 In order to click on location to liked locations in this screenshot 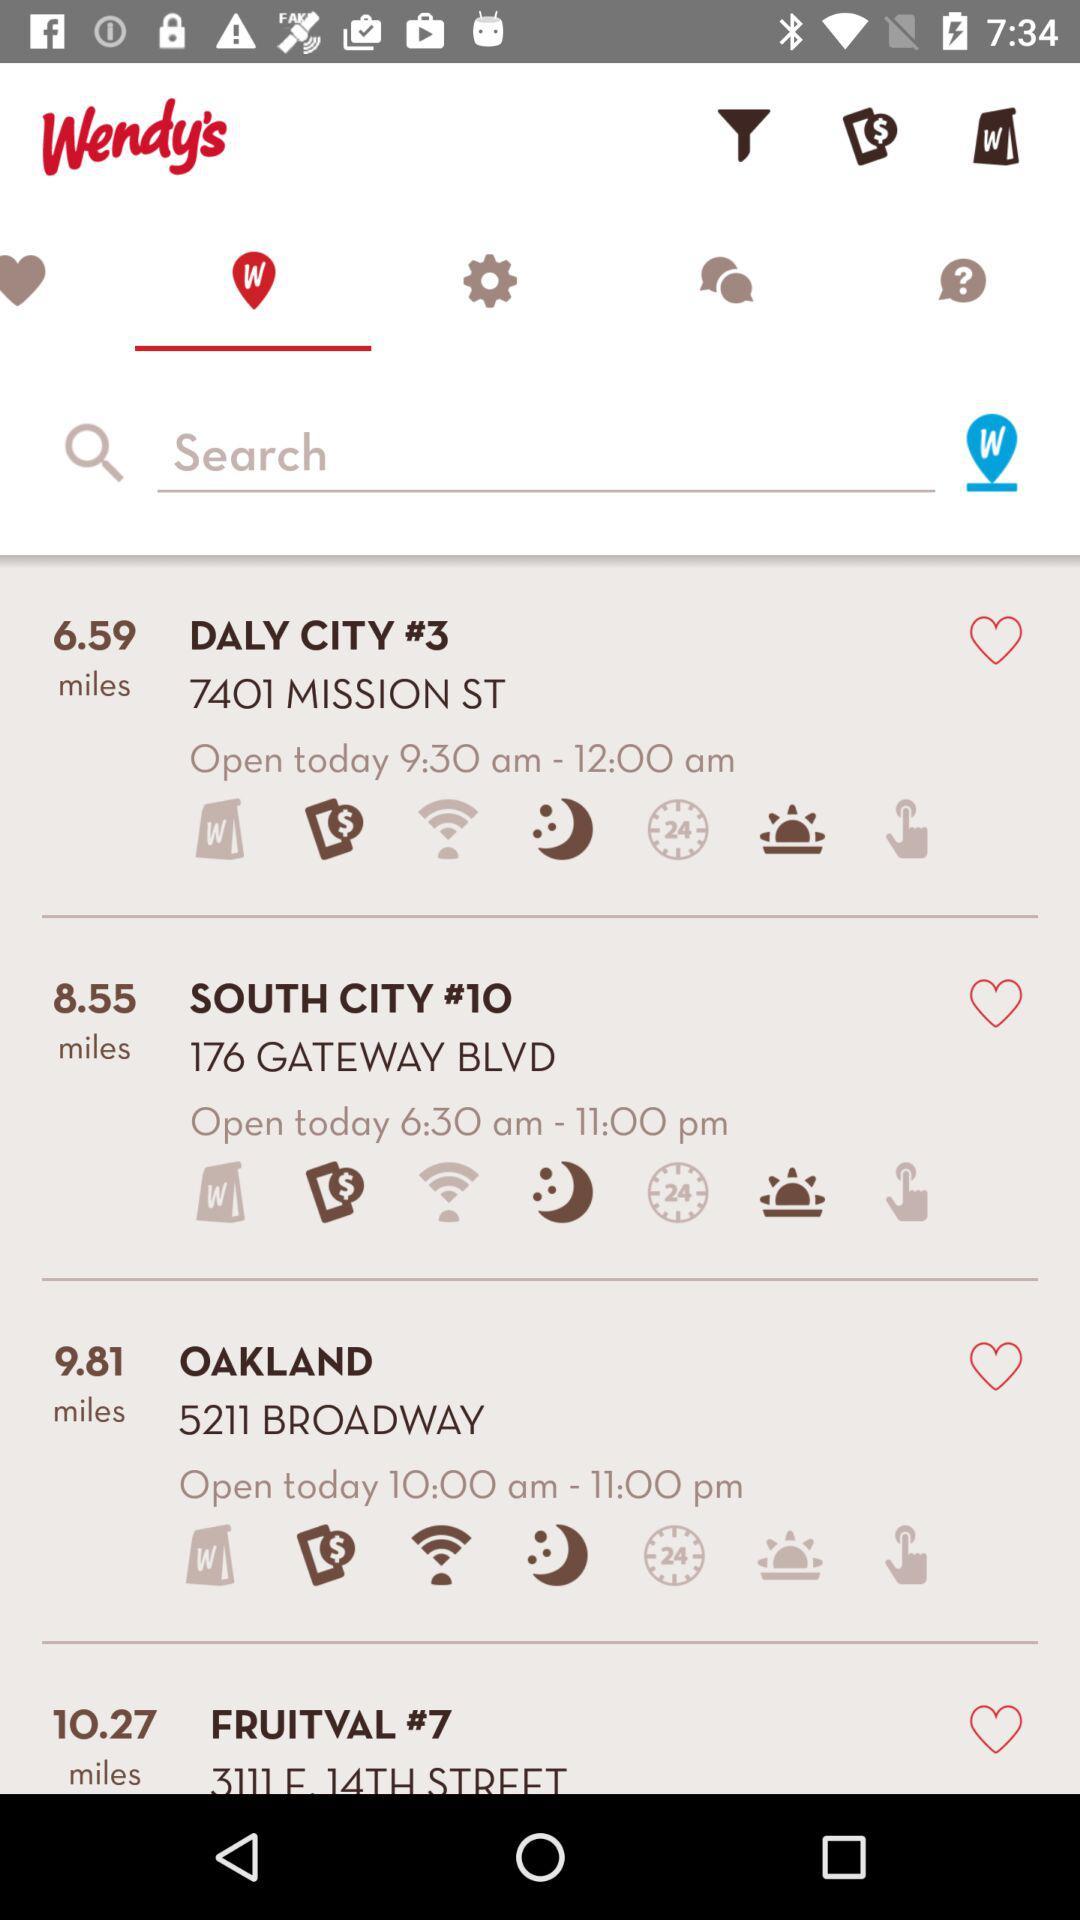, I will do `click(995, 1363)`.